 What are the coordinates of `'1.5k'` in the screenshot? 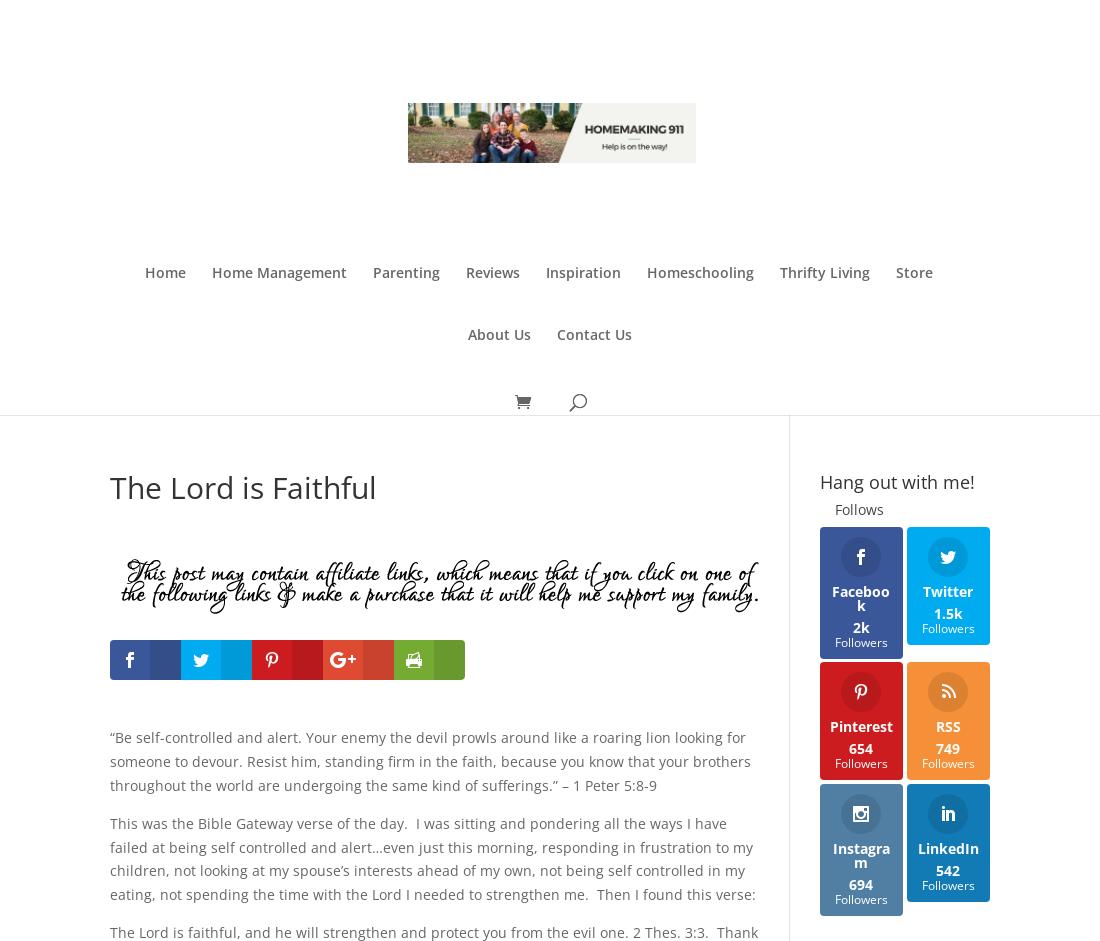 It's located at (947, 612).